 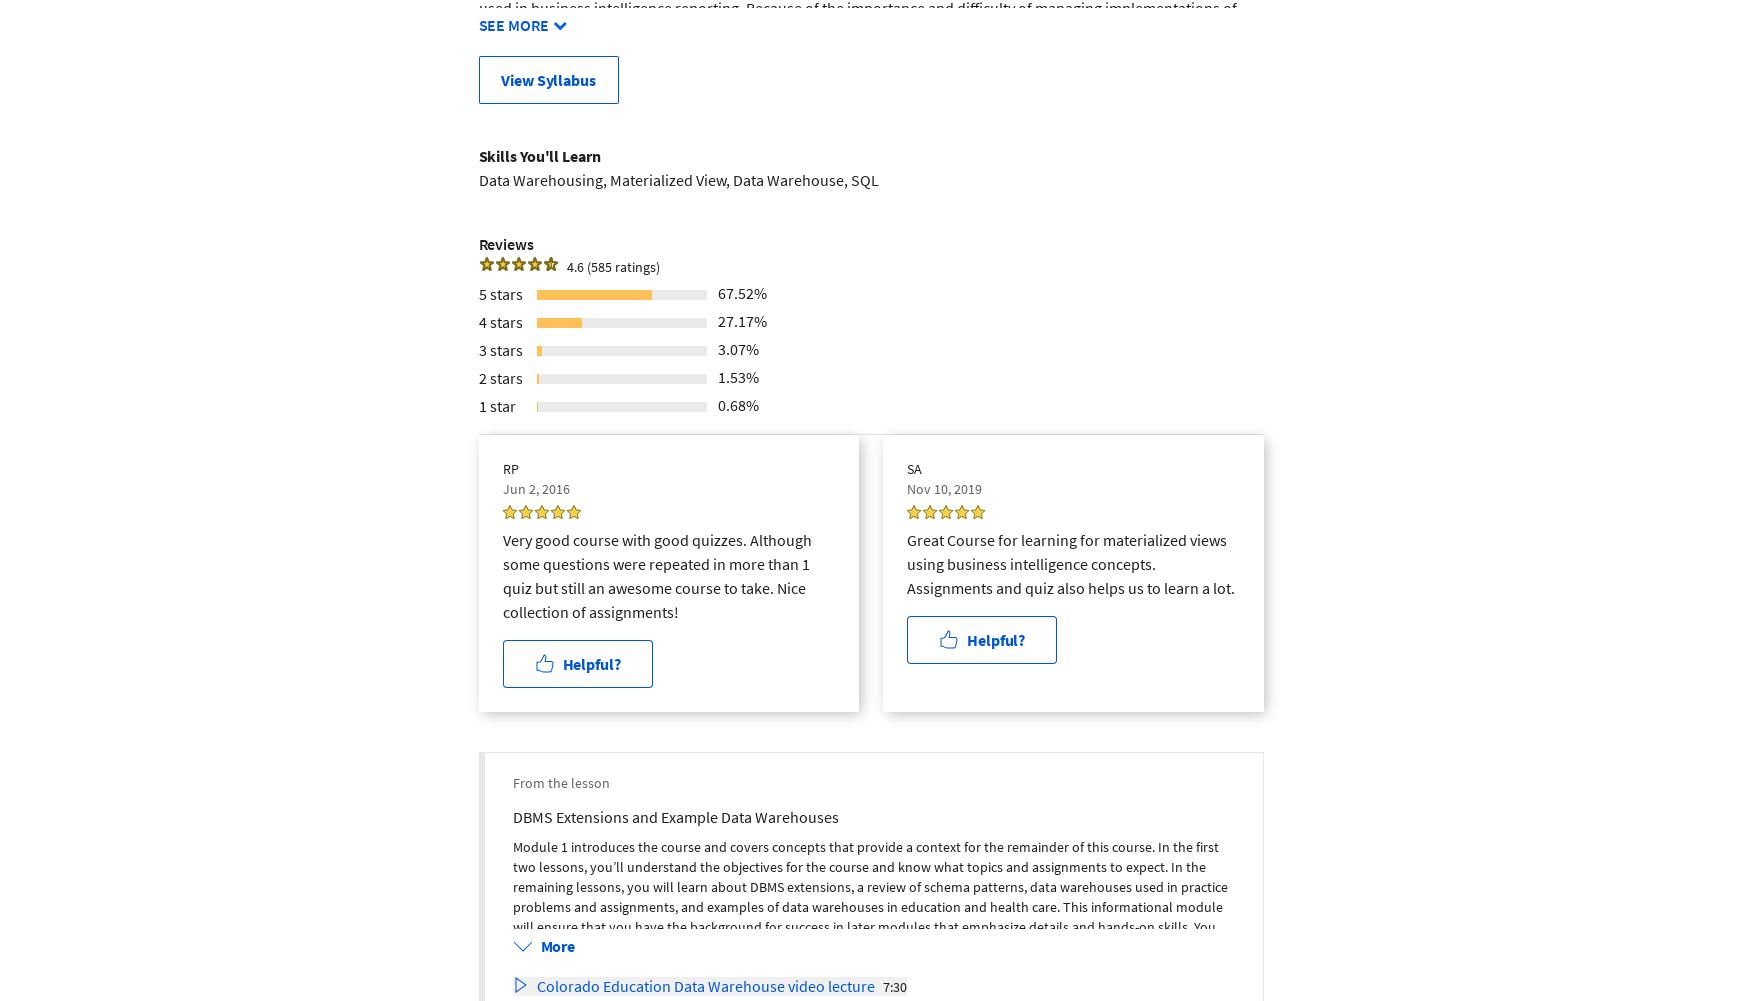 What do you see at coordinates (737, 374) in the screenshot?
I see `'1.53%'` at bounding box center [737, 374].